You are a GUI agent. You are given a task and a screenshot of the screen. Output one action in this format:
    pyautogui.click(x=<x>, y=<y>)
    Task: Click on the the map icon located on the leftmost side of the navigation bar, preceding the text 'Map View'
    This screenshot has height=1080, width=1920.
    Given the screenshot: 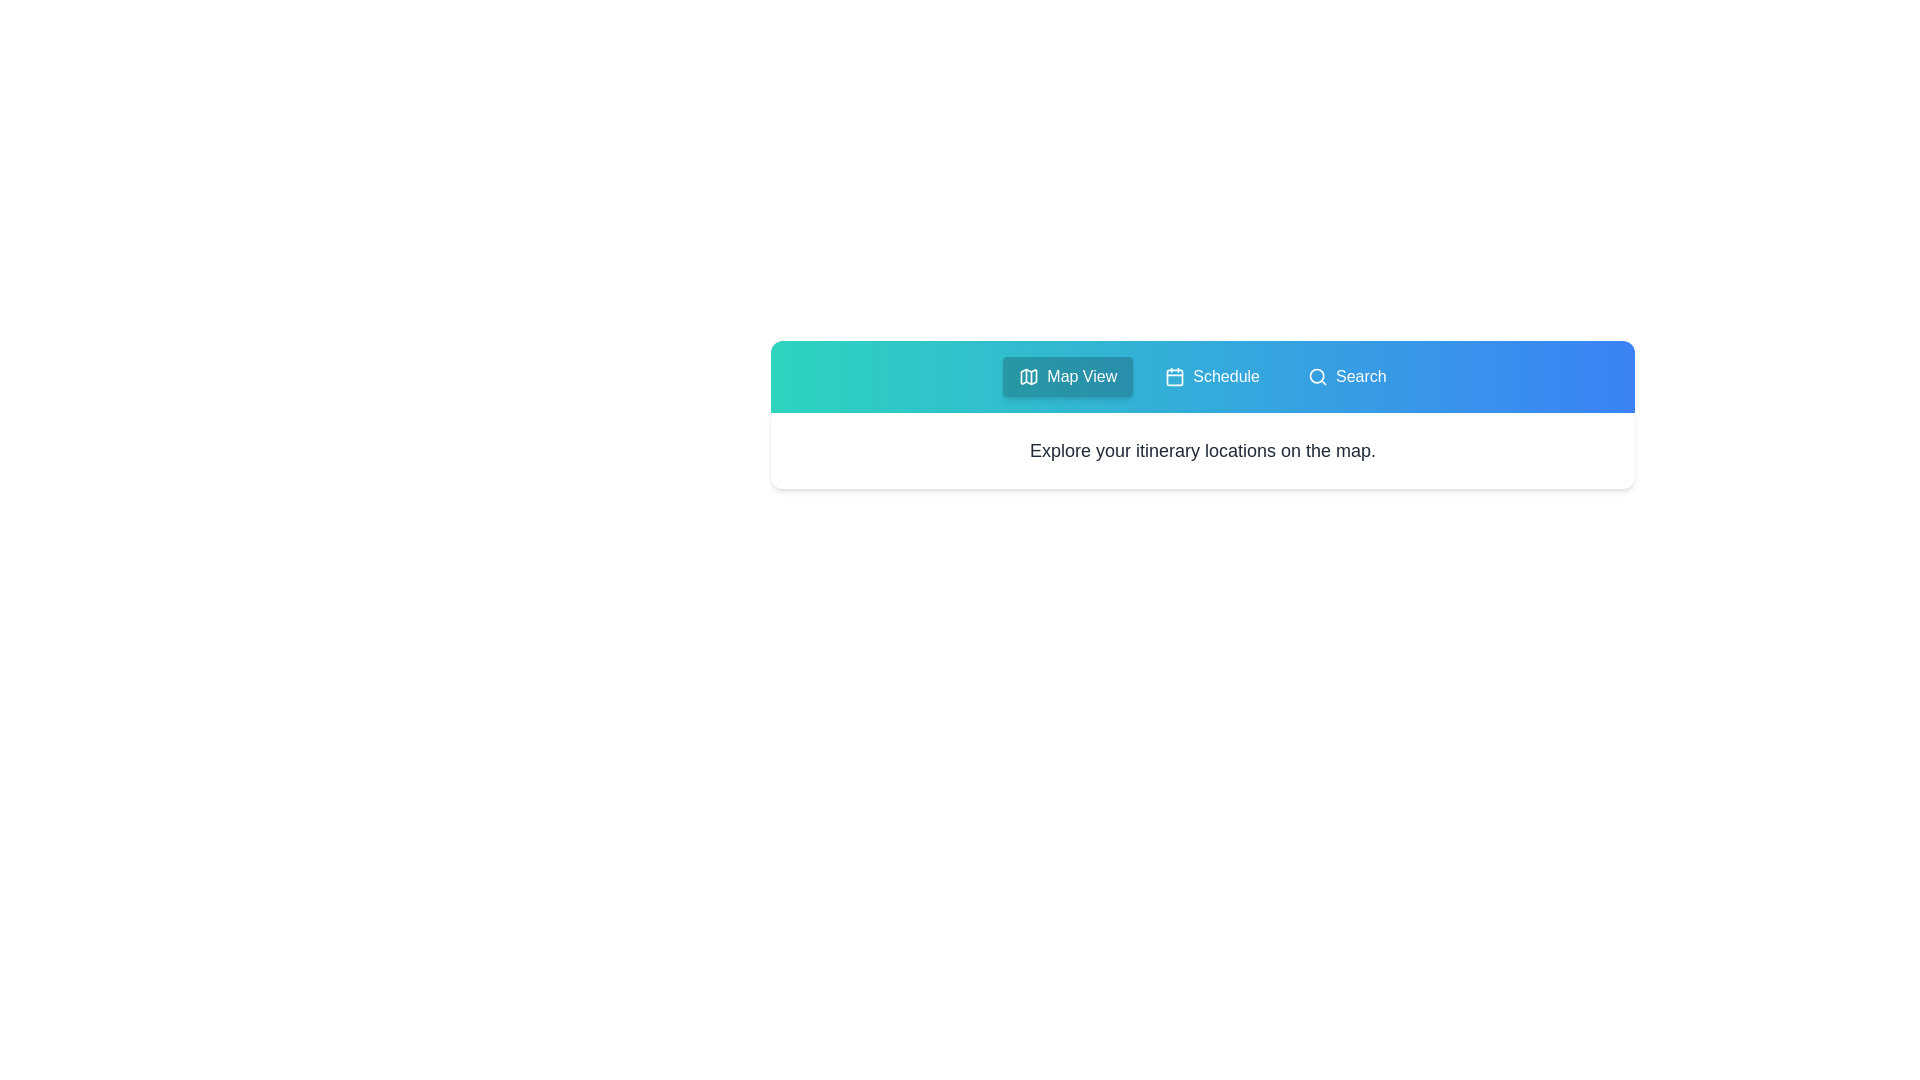 What is the action you would take?
    pyautogui.click(x=1029, y=377)
    